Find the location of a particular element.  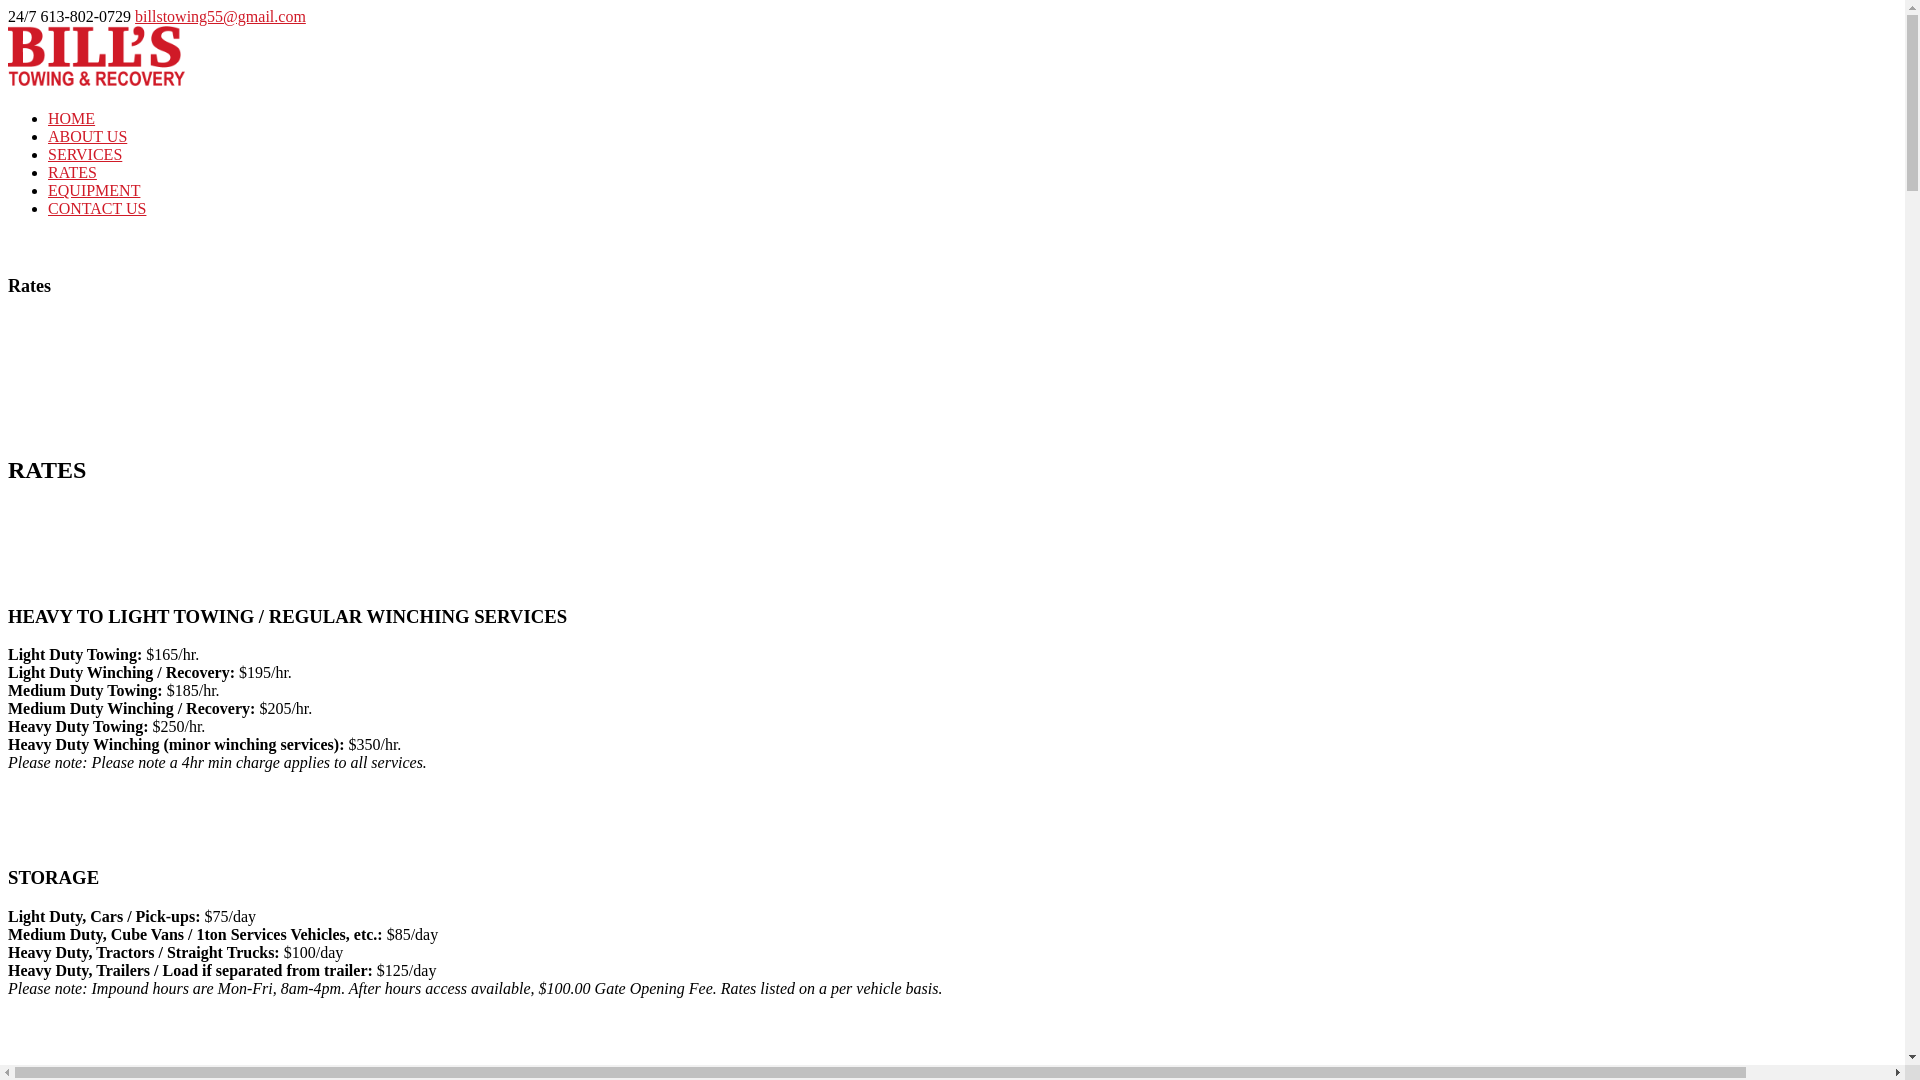

'EQUIPMENT' is located at coordinates (93, 190).